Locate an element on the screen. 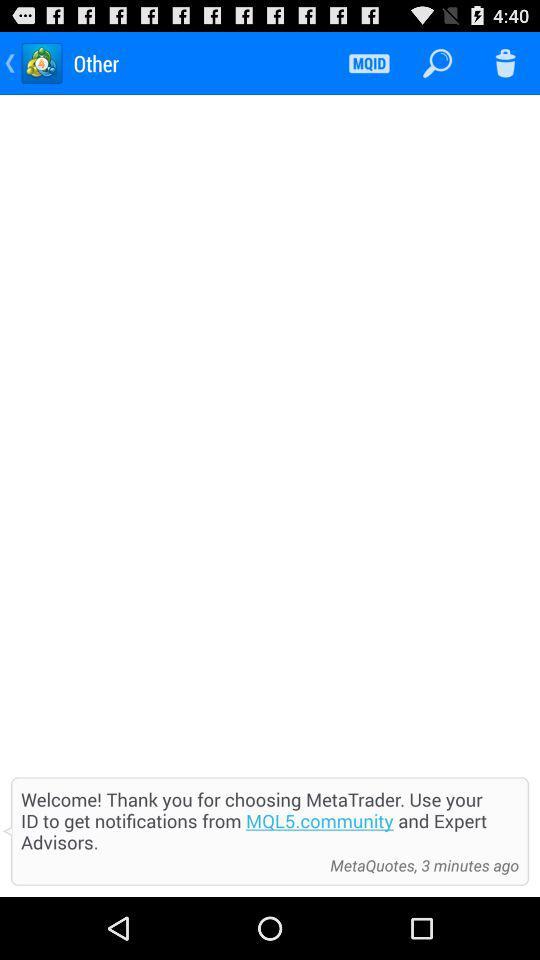 The image size is (540, 960). icon below welcome thank you is located at coordinates (170, 864).